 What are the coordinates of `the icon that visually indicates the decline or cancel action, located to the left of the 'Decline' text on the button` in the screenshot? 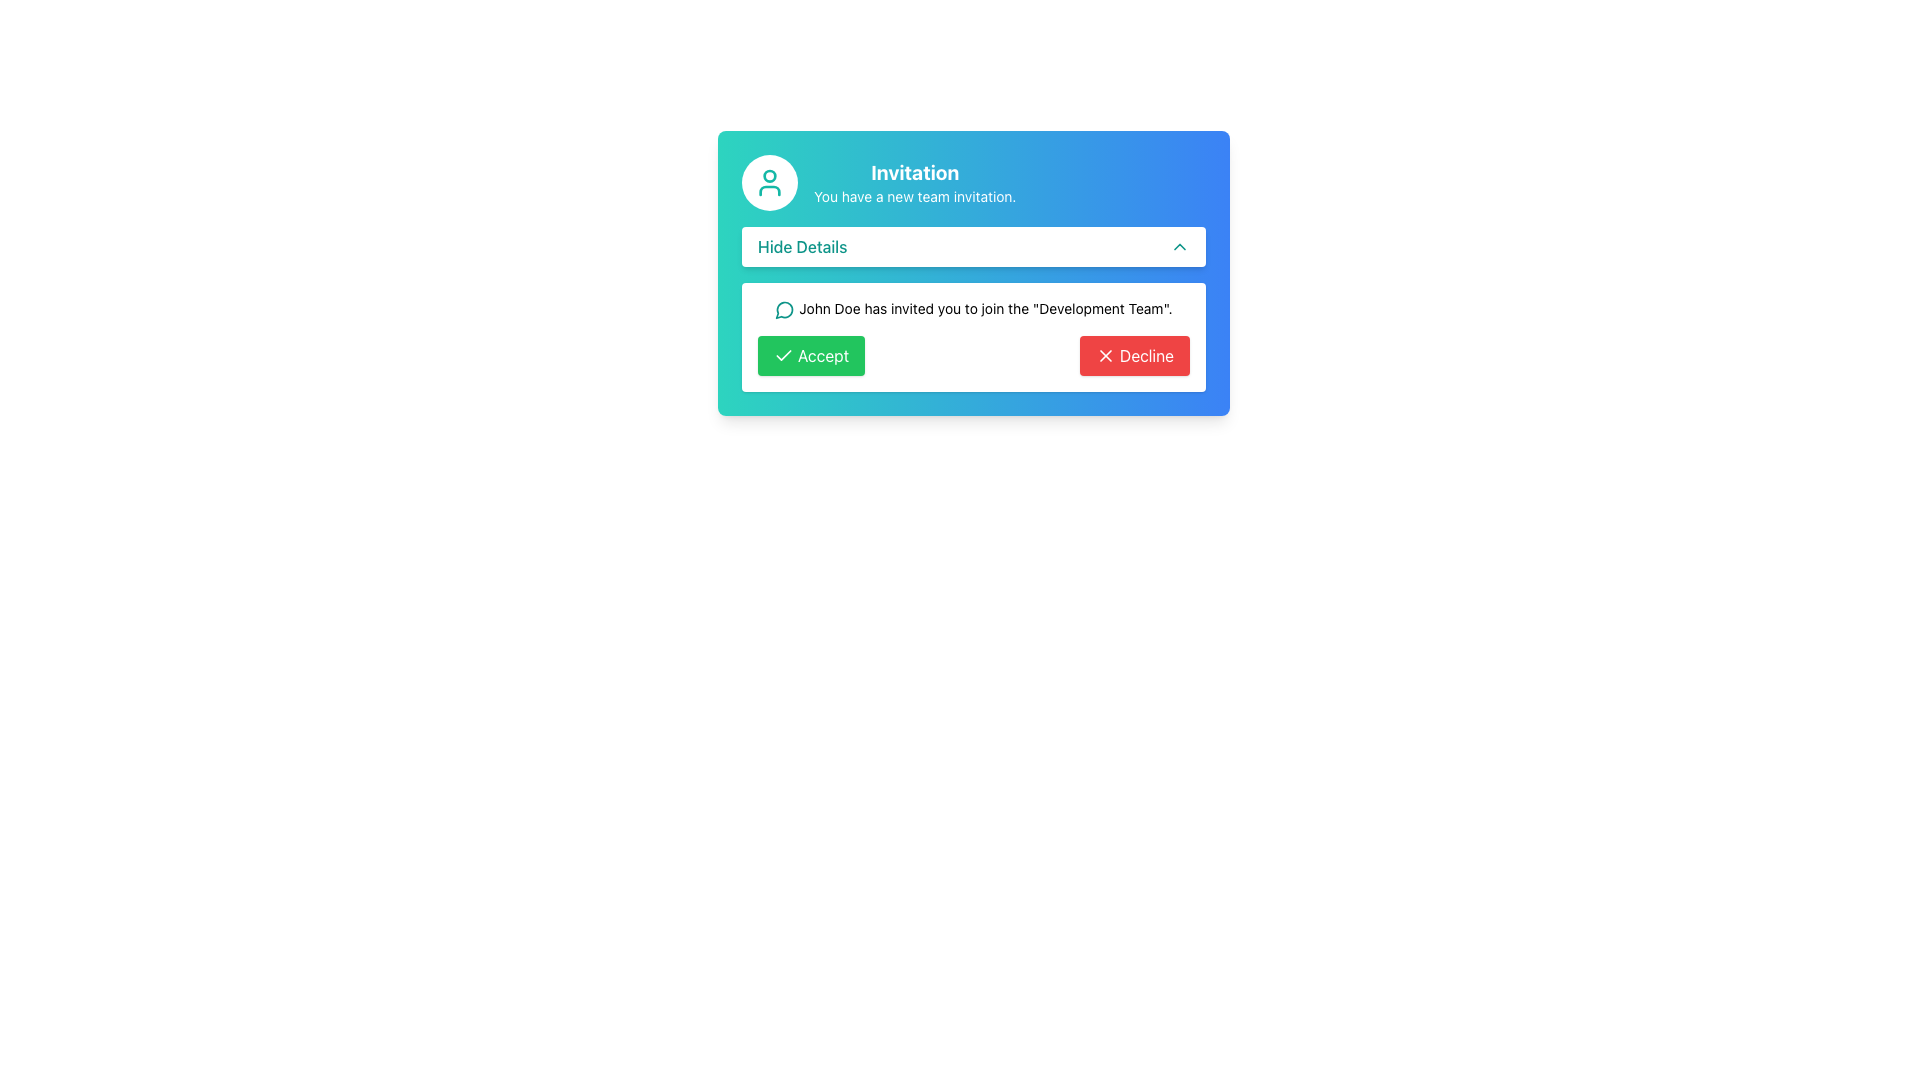 It's located at (1104, 355).